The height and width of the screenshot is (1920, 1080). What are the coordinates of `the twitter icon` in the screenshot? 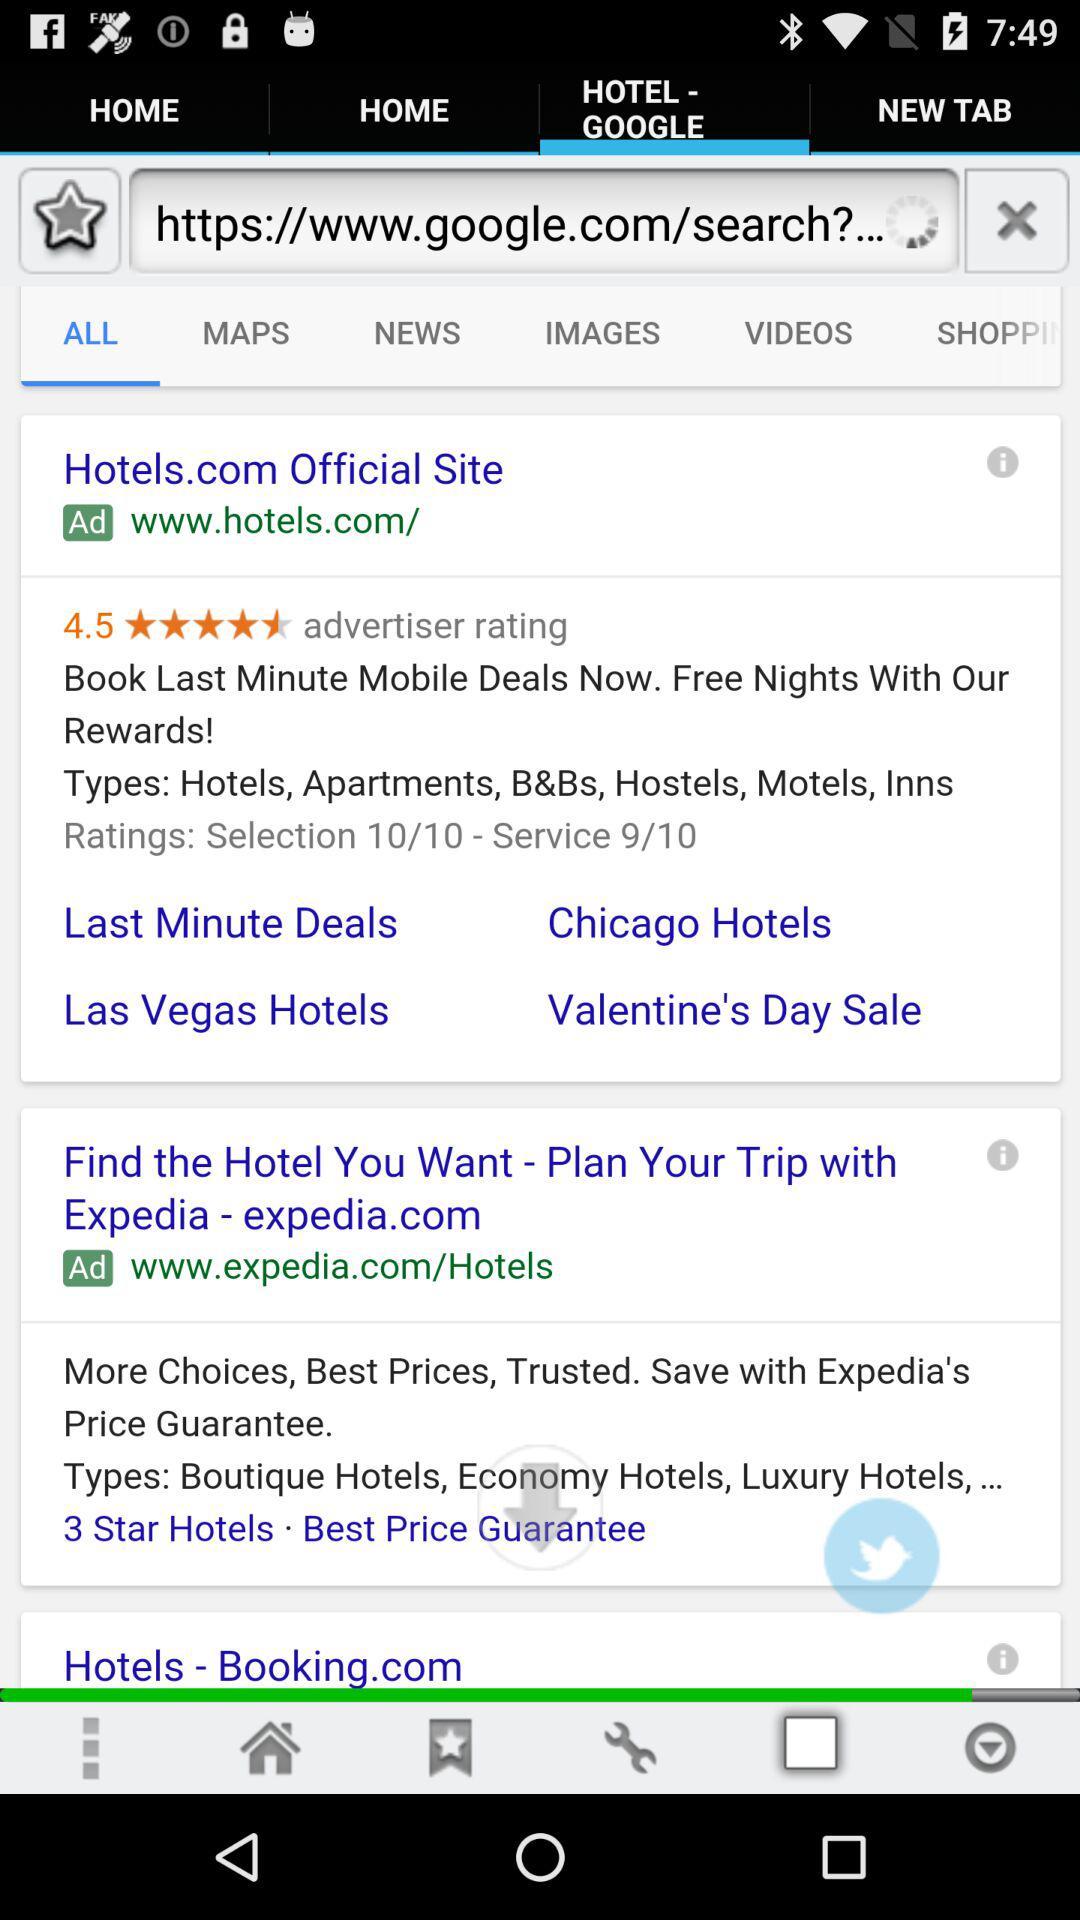 It's located at (880, 1665).